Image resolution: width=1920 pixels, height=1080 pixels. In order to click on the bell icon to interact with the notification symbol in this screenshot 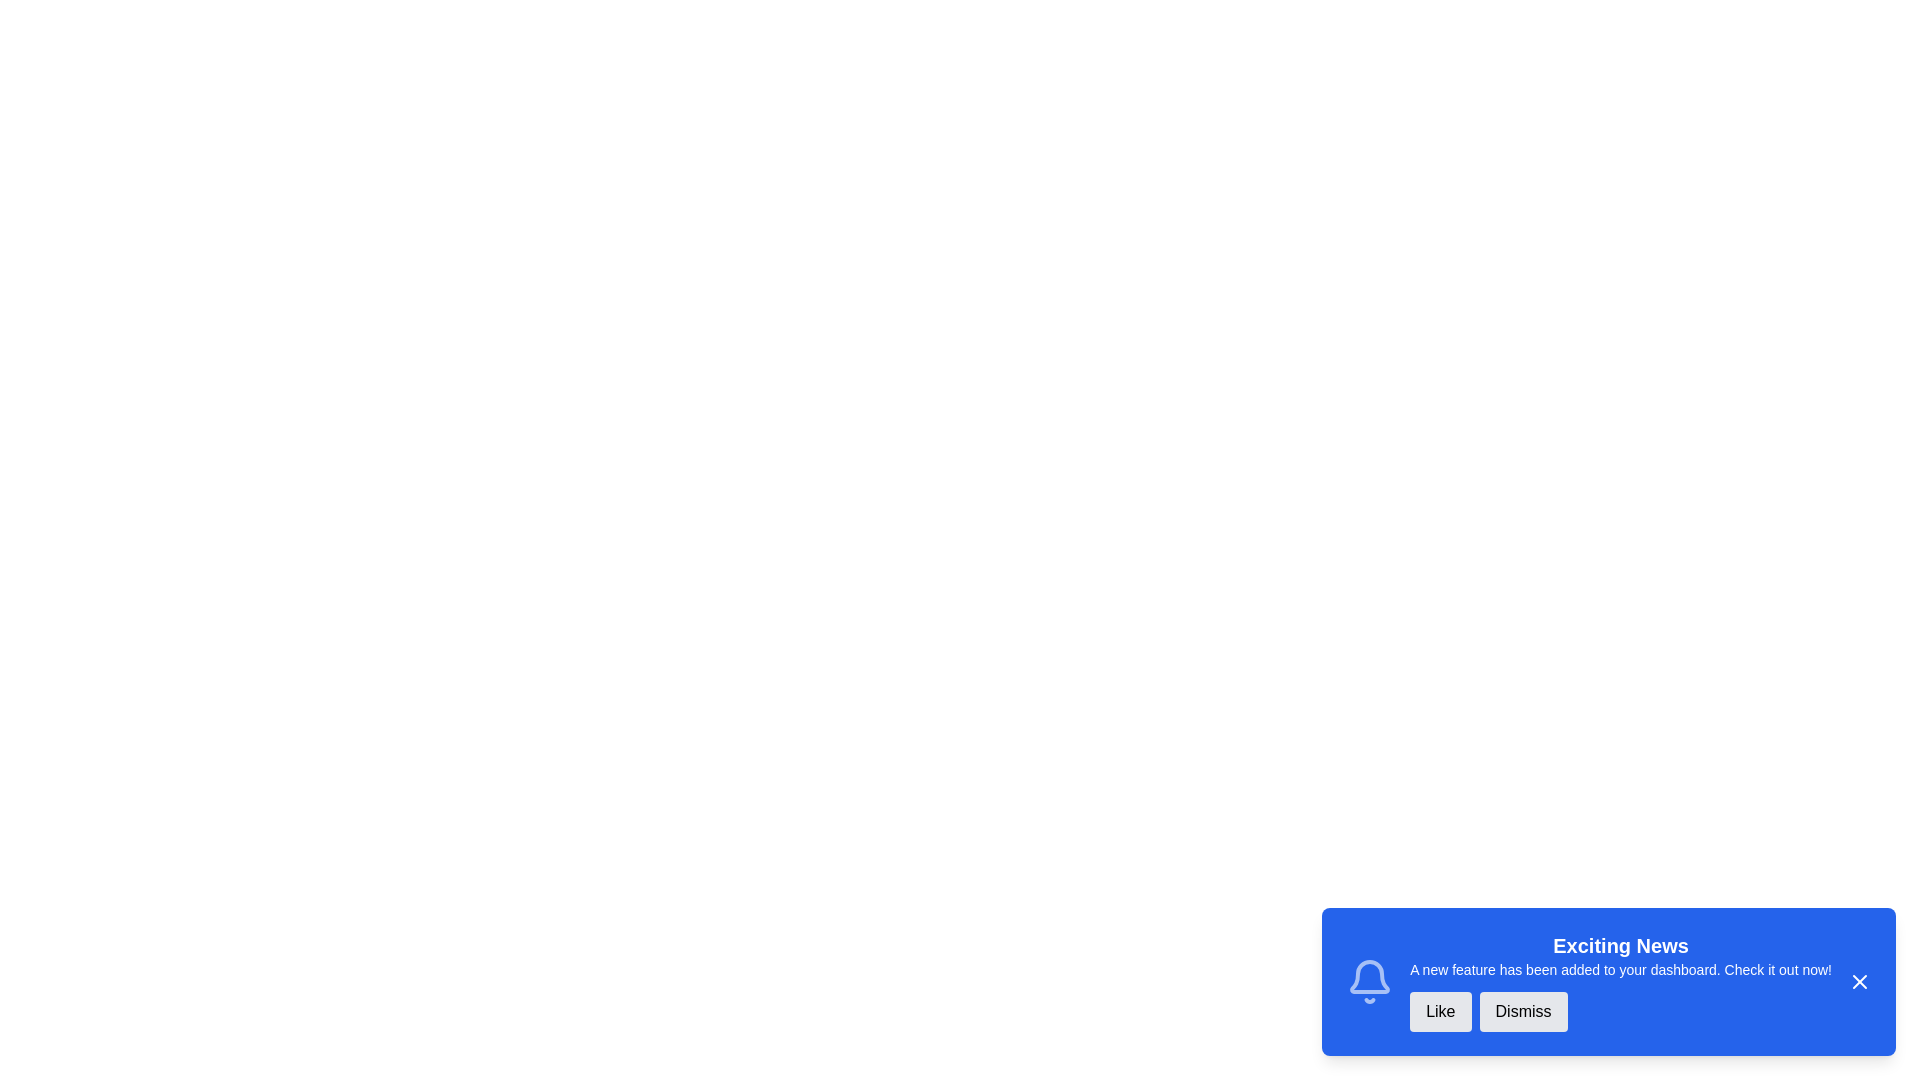, I will do `click(1369, 981)`.